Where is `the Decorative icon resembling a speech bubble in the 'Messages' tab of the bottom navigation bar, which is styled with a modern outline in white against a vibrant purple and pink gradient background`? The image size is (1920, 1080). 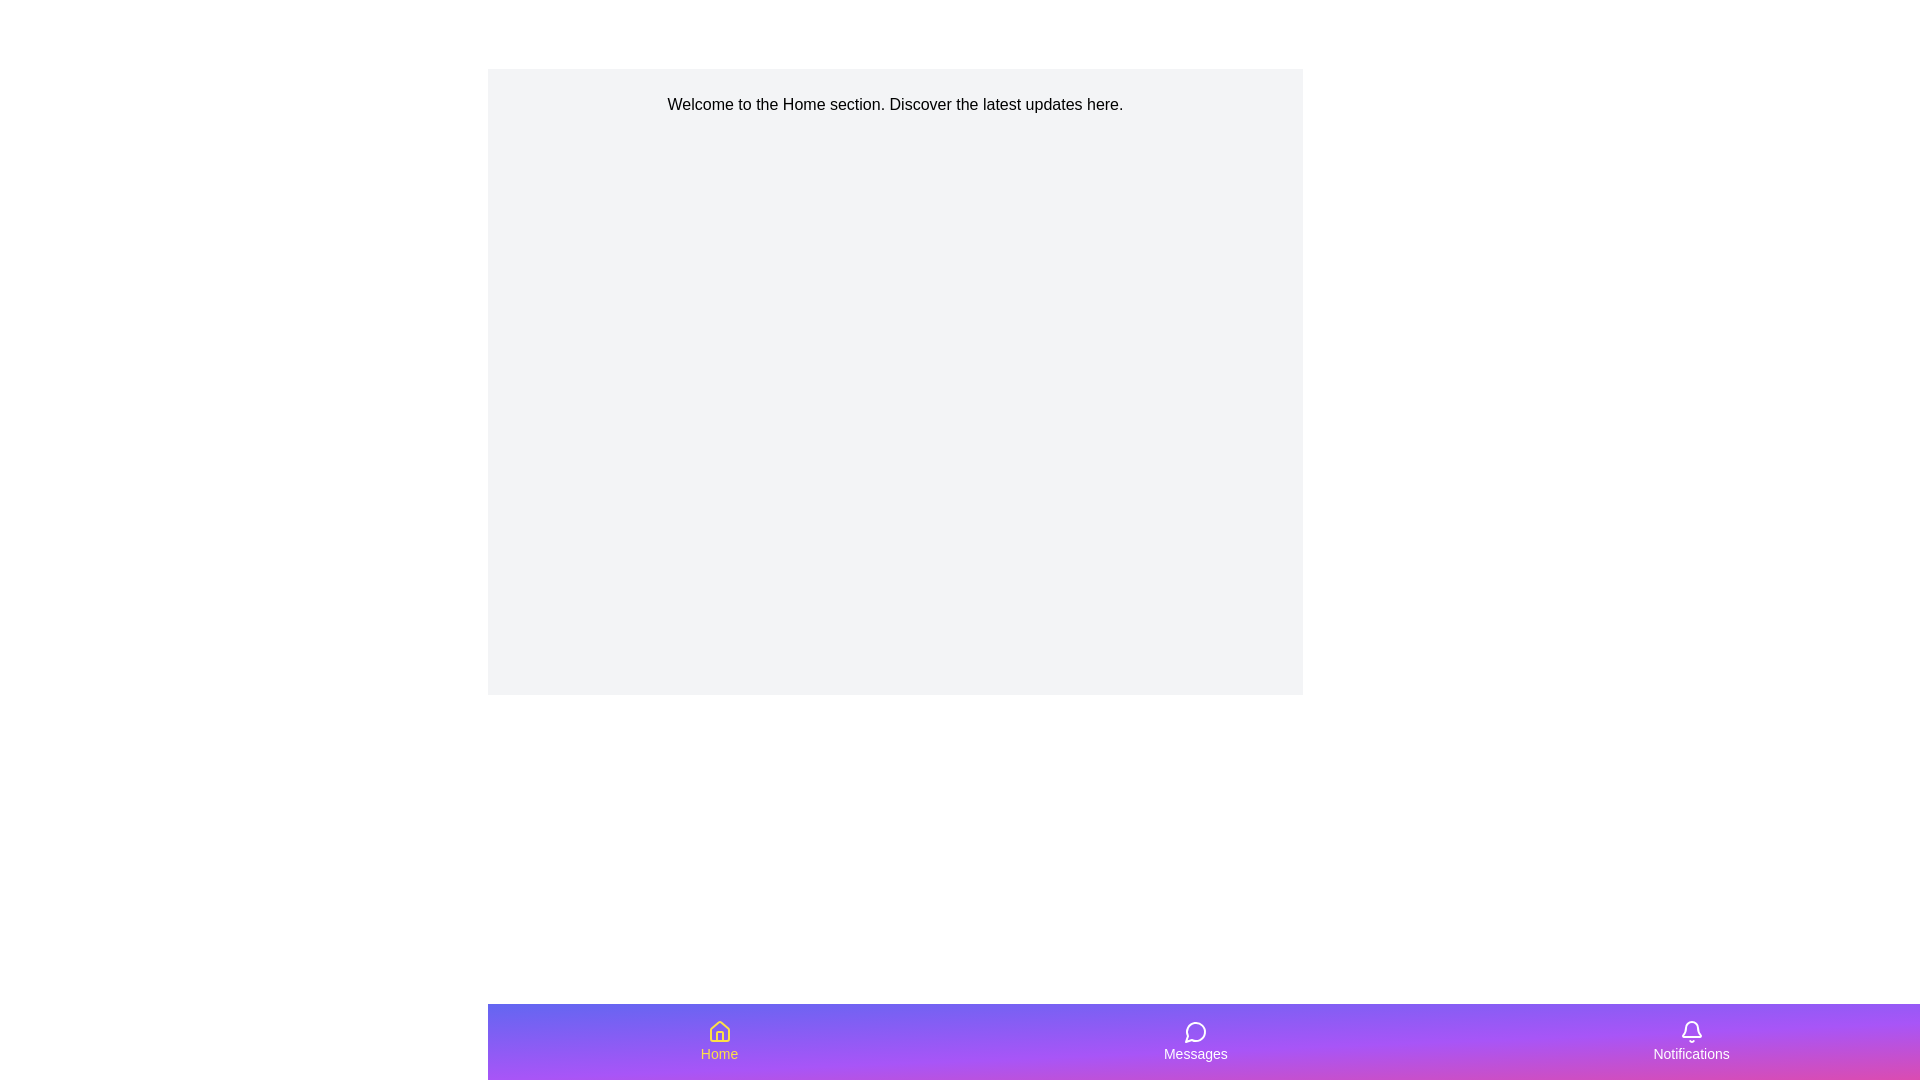
the Decorative icon resembling a speech bubble in the 'Messages' tab of the bottom navigation bar, which is styled with a modern outline in white against a vibrant purple and pink gradient background is located at coordinates (1195, 1032).